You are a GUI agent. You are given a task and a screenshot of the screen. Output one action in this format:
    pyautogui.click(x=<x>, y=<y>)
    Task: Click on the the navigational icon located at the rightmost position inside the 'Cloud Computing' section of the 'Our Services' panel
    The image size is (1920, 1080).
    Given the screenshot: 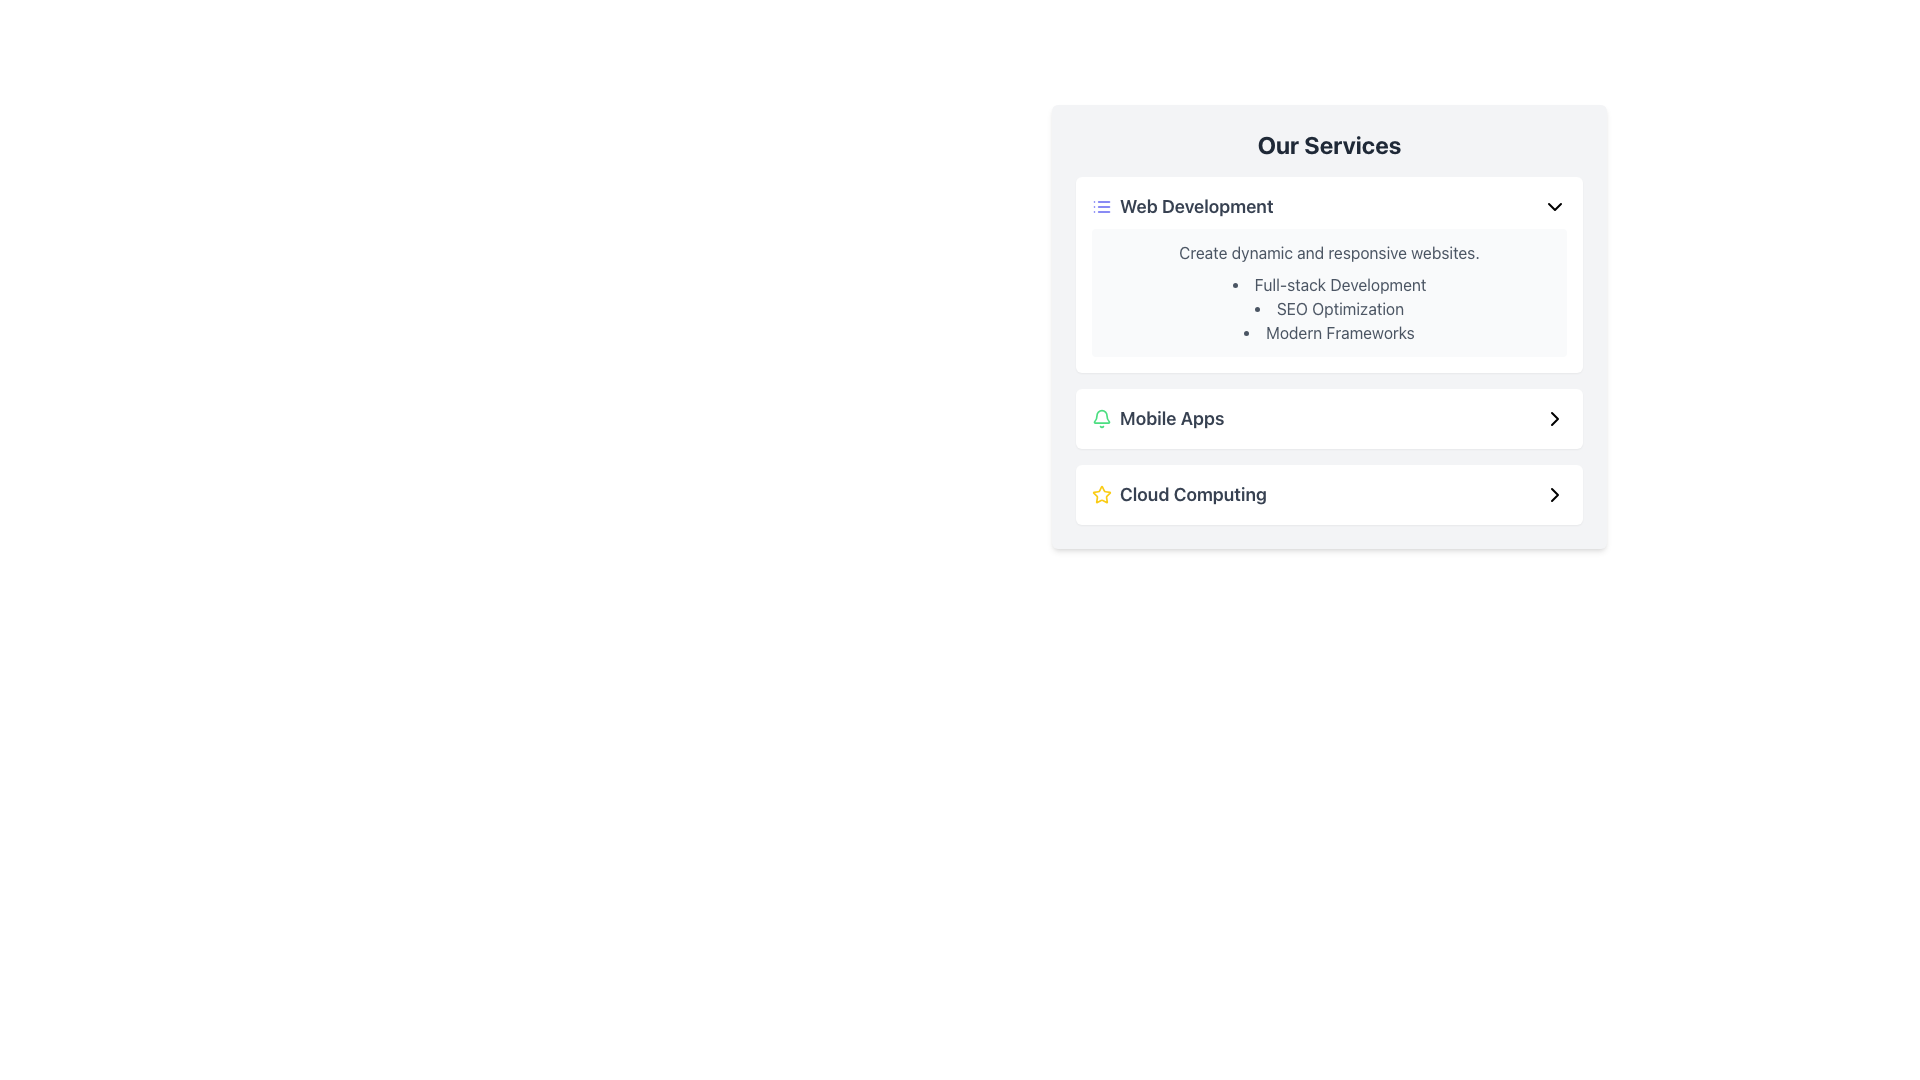 What is the action you would take?
    pyautogui.click(x=1554, y=494)
    